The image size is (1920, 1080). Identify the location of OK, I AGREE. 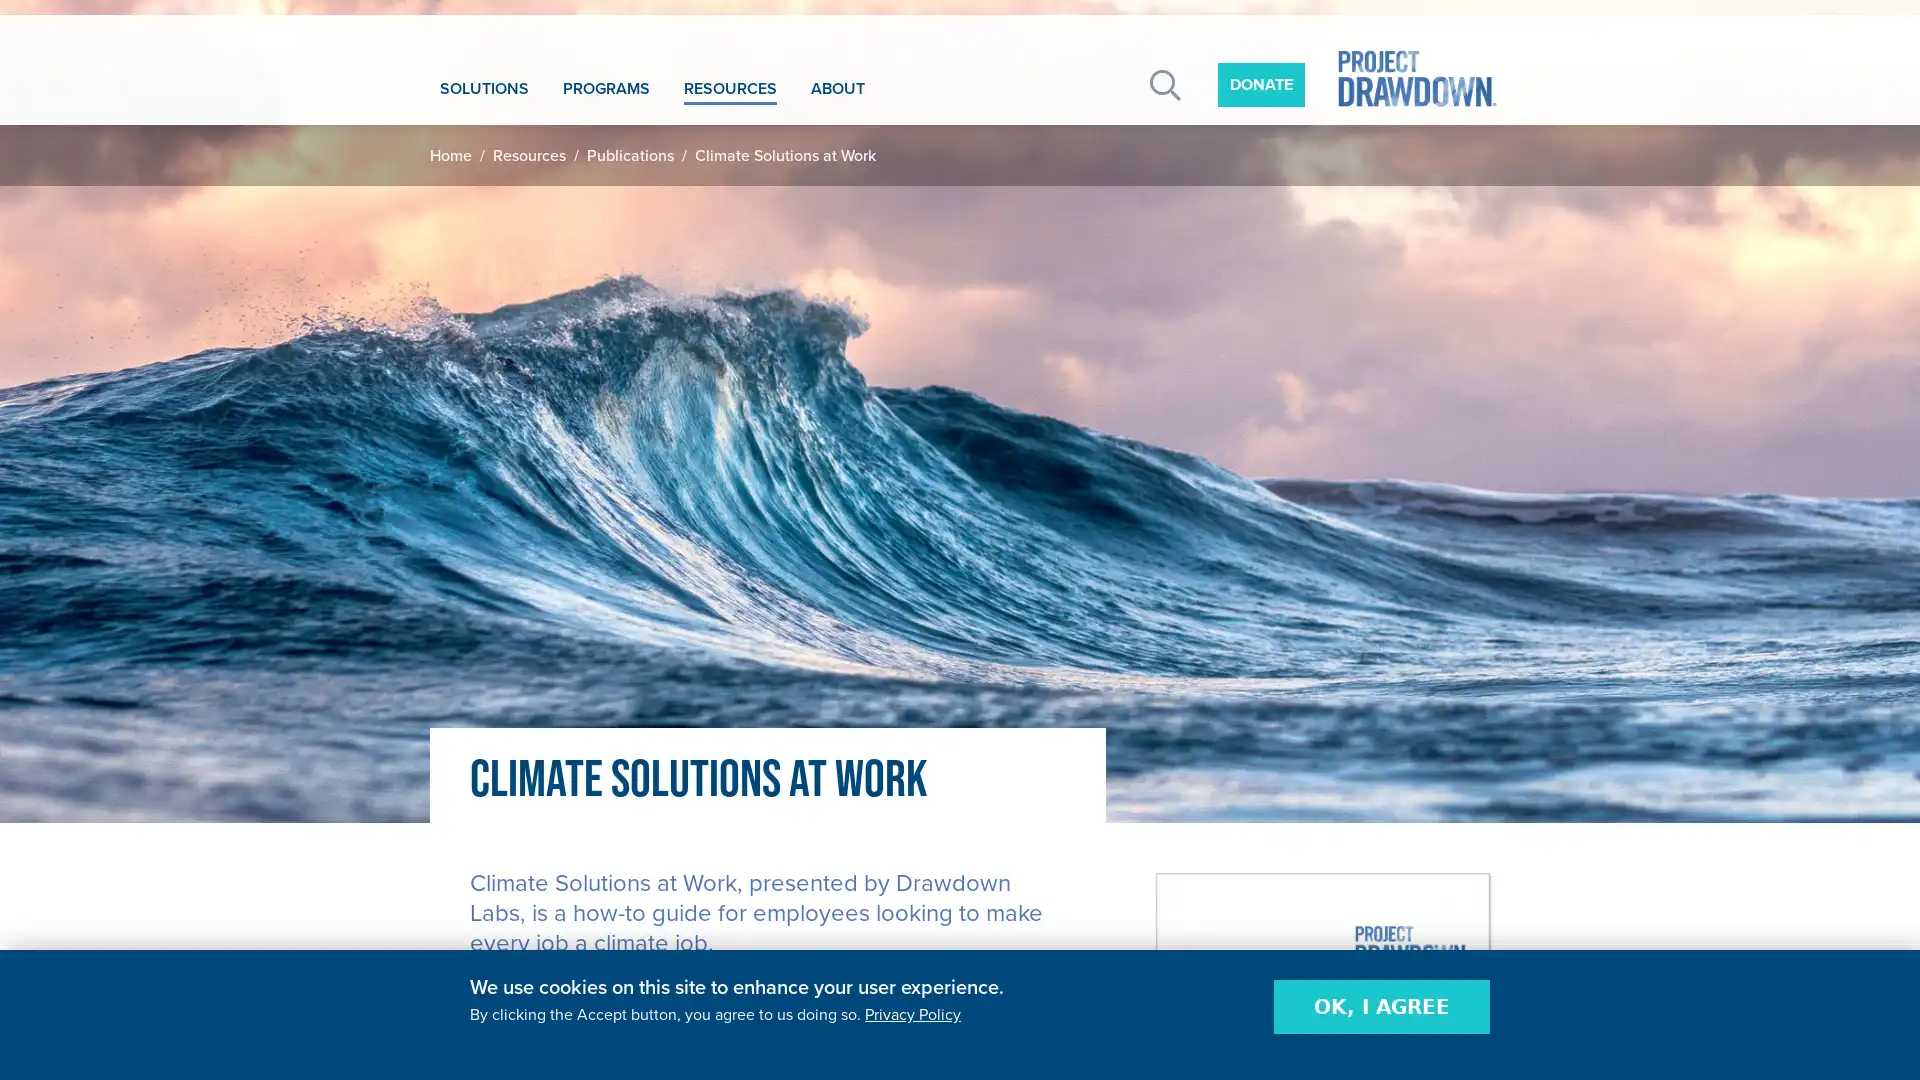
(1381, 1006).